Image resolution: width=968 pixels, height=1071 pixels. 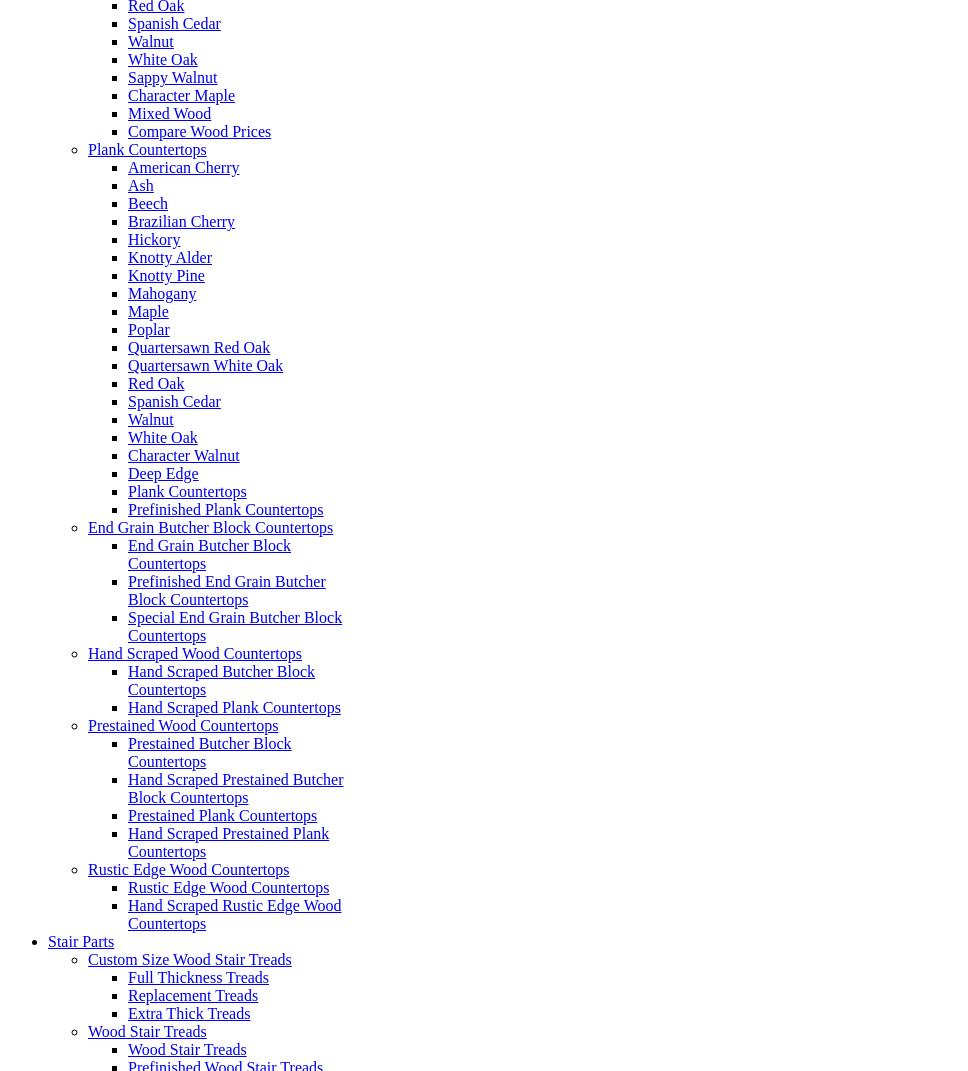 What do you see at coordinates (208, 752) in the screenshot?
I see `'Prestained Butcher Block Countertops'` at bounding box center [208, 752].